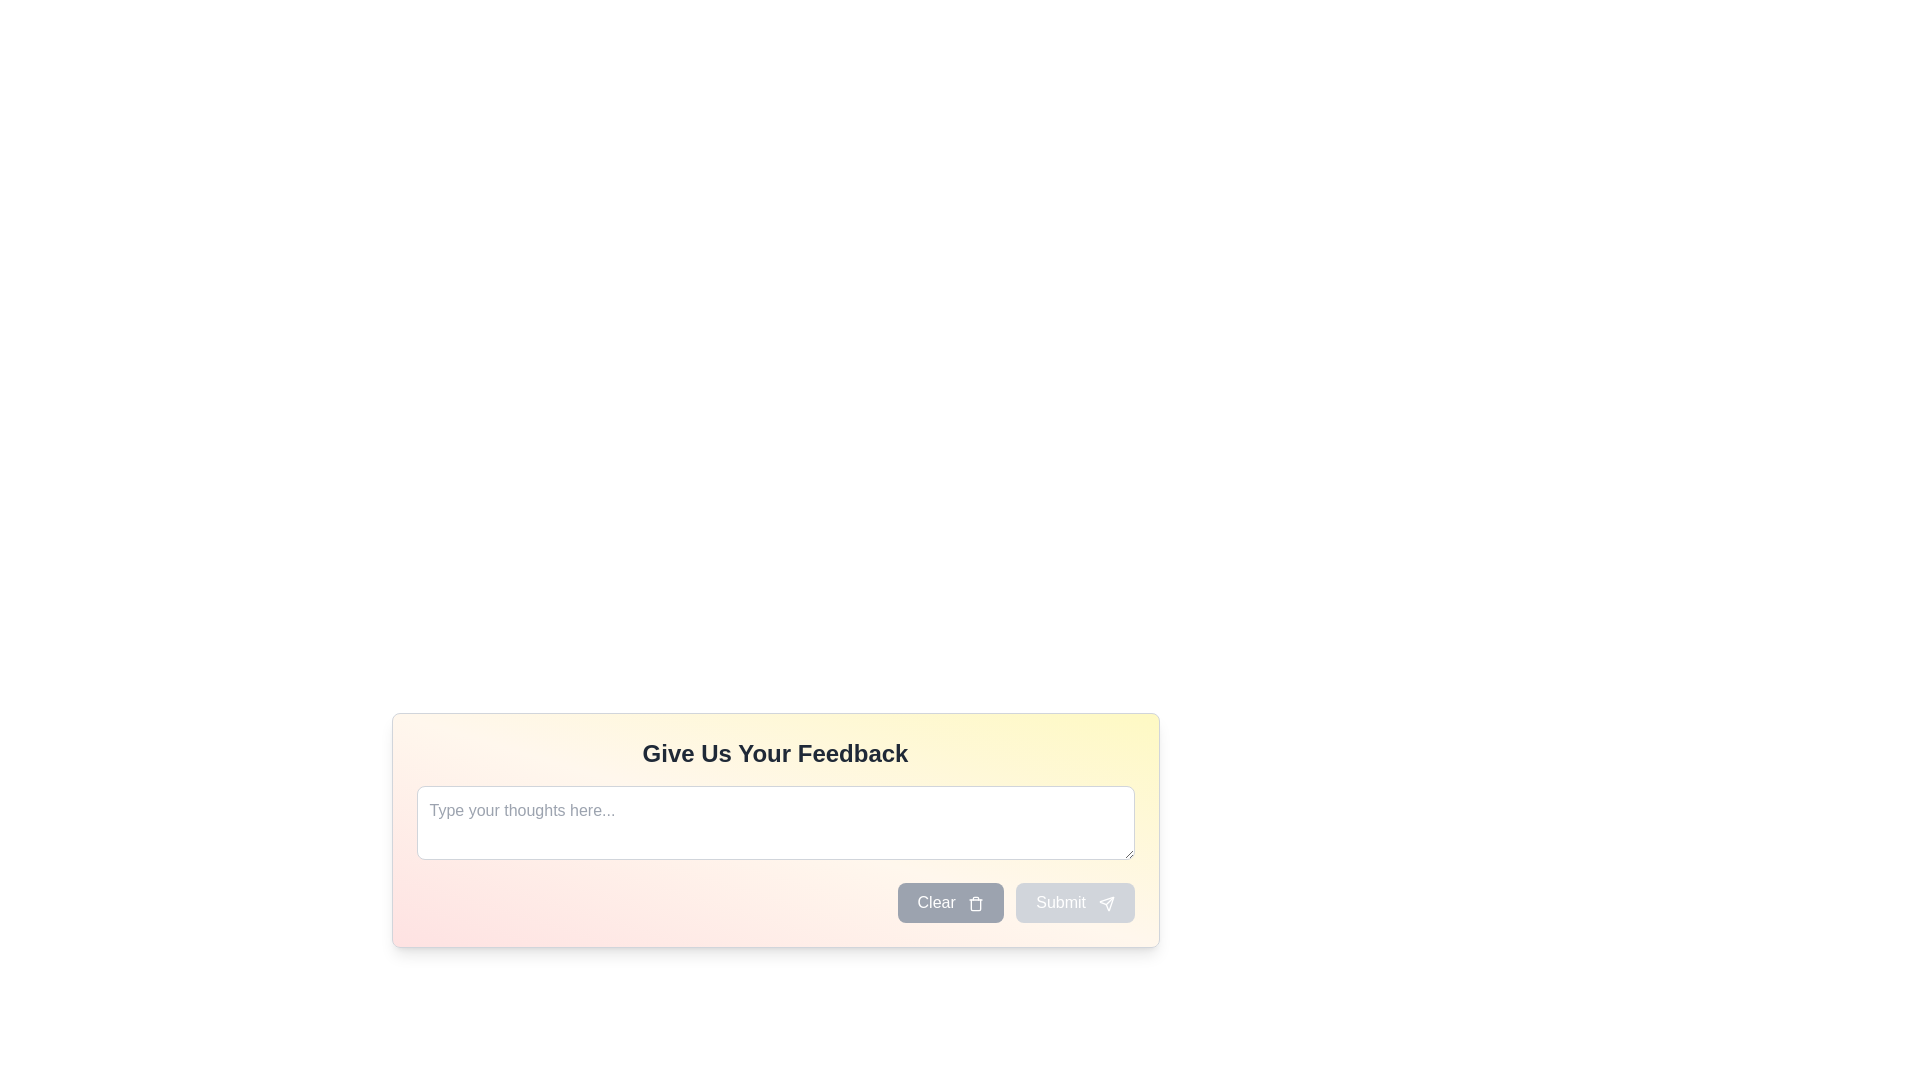 Image resolution: width=1920 pixels, height=1080 pixels. What do you see at coordinates (1074, 902) in the screenshot?
I see `the disabled submit button located at the bottom right of the feedback form, which is the second button to the right of the 'Clear' button` at bounding box center [1074, 902].